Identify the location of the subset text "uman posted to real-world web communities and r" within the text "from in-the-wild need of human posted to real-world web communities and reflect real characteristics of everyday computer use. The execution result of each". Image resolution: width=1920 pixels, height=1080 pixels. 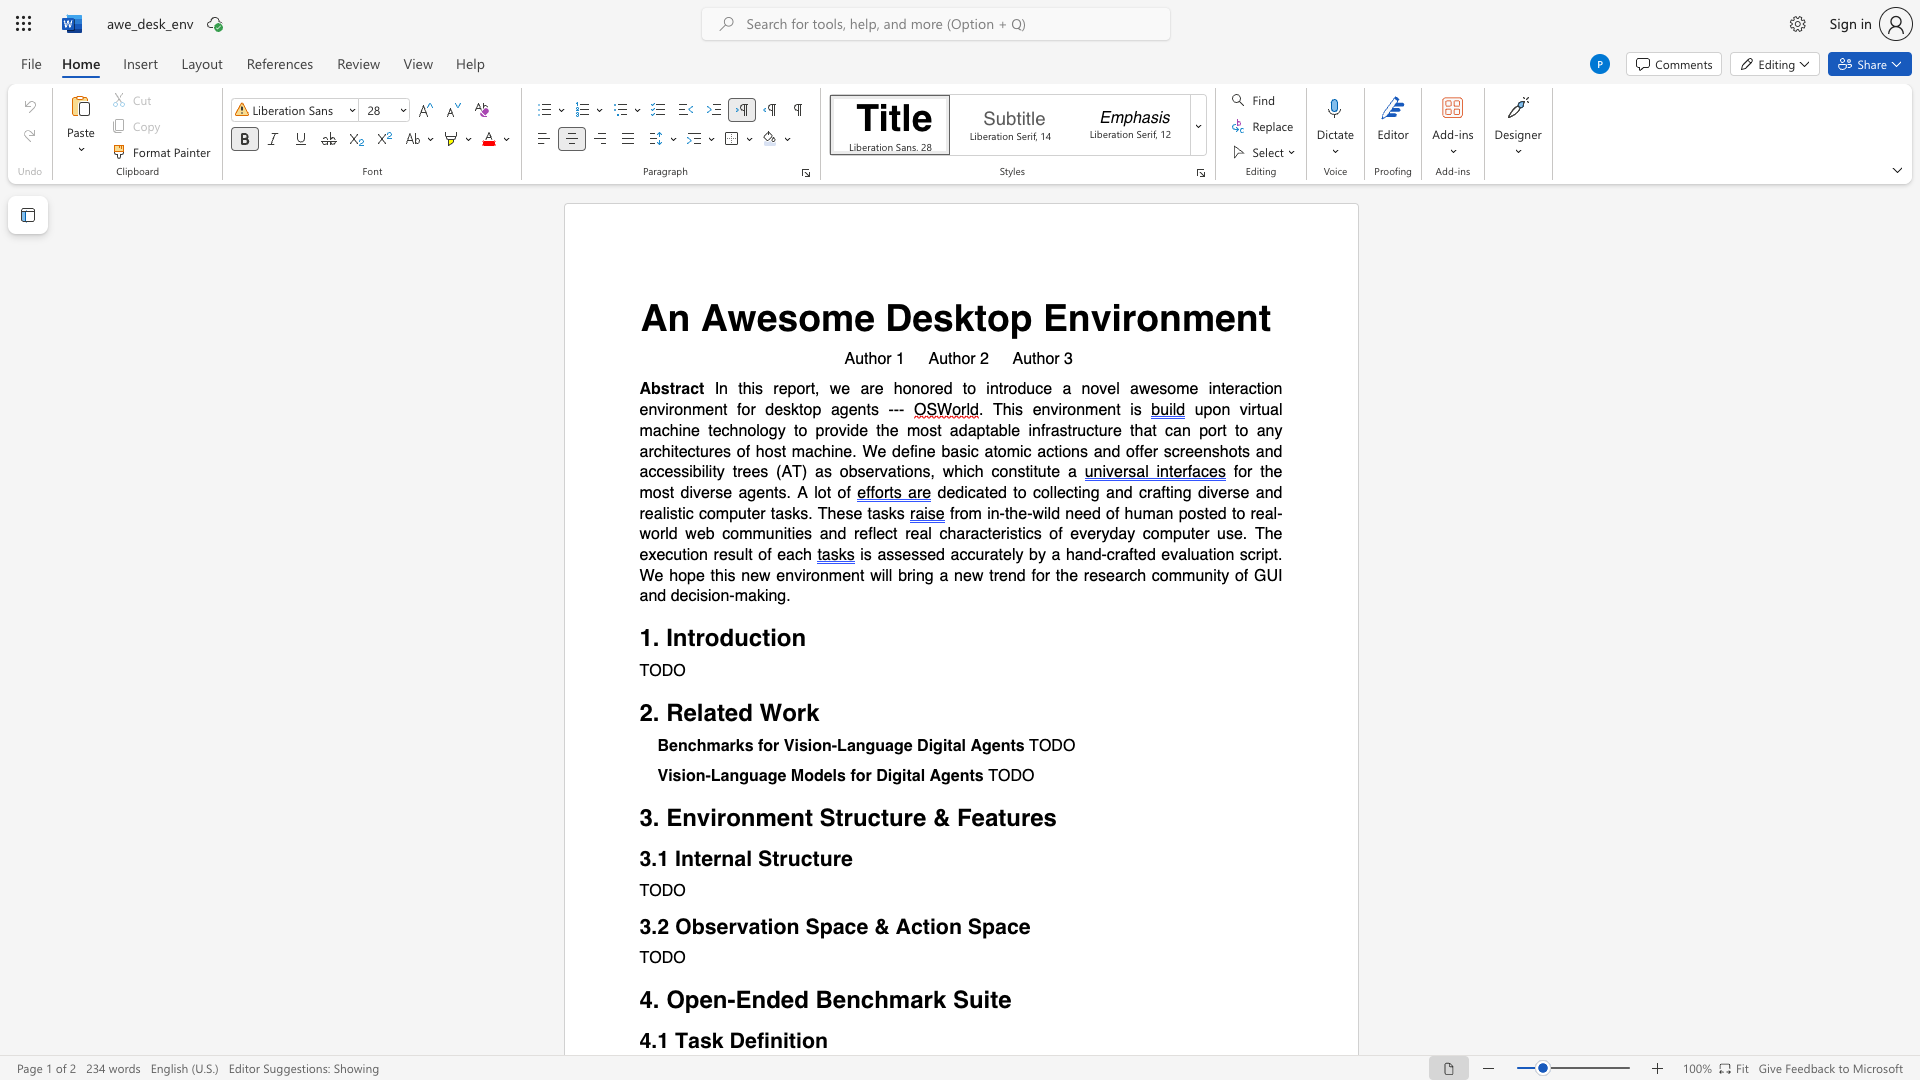
(1133, 512).